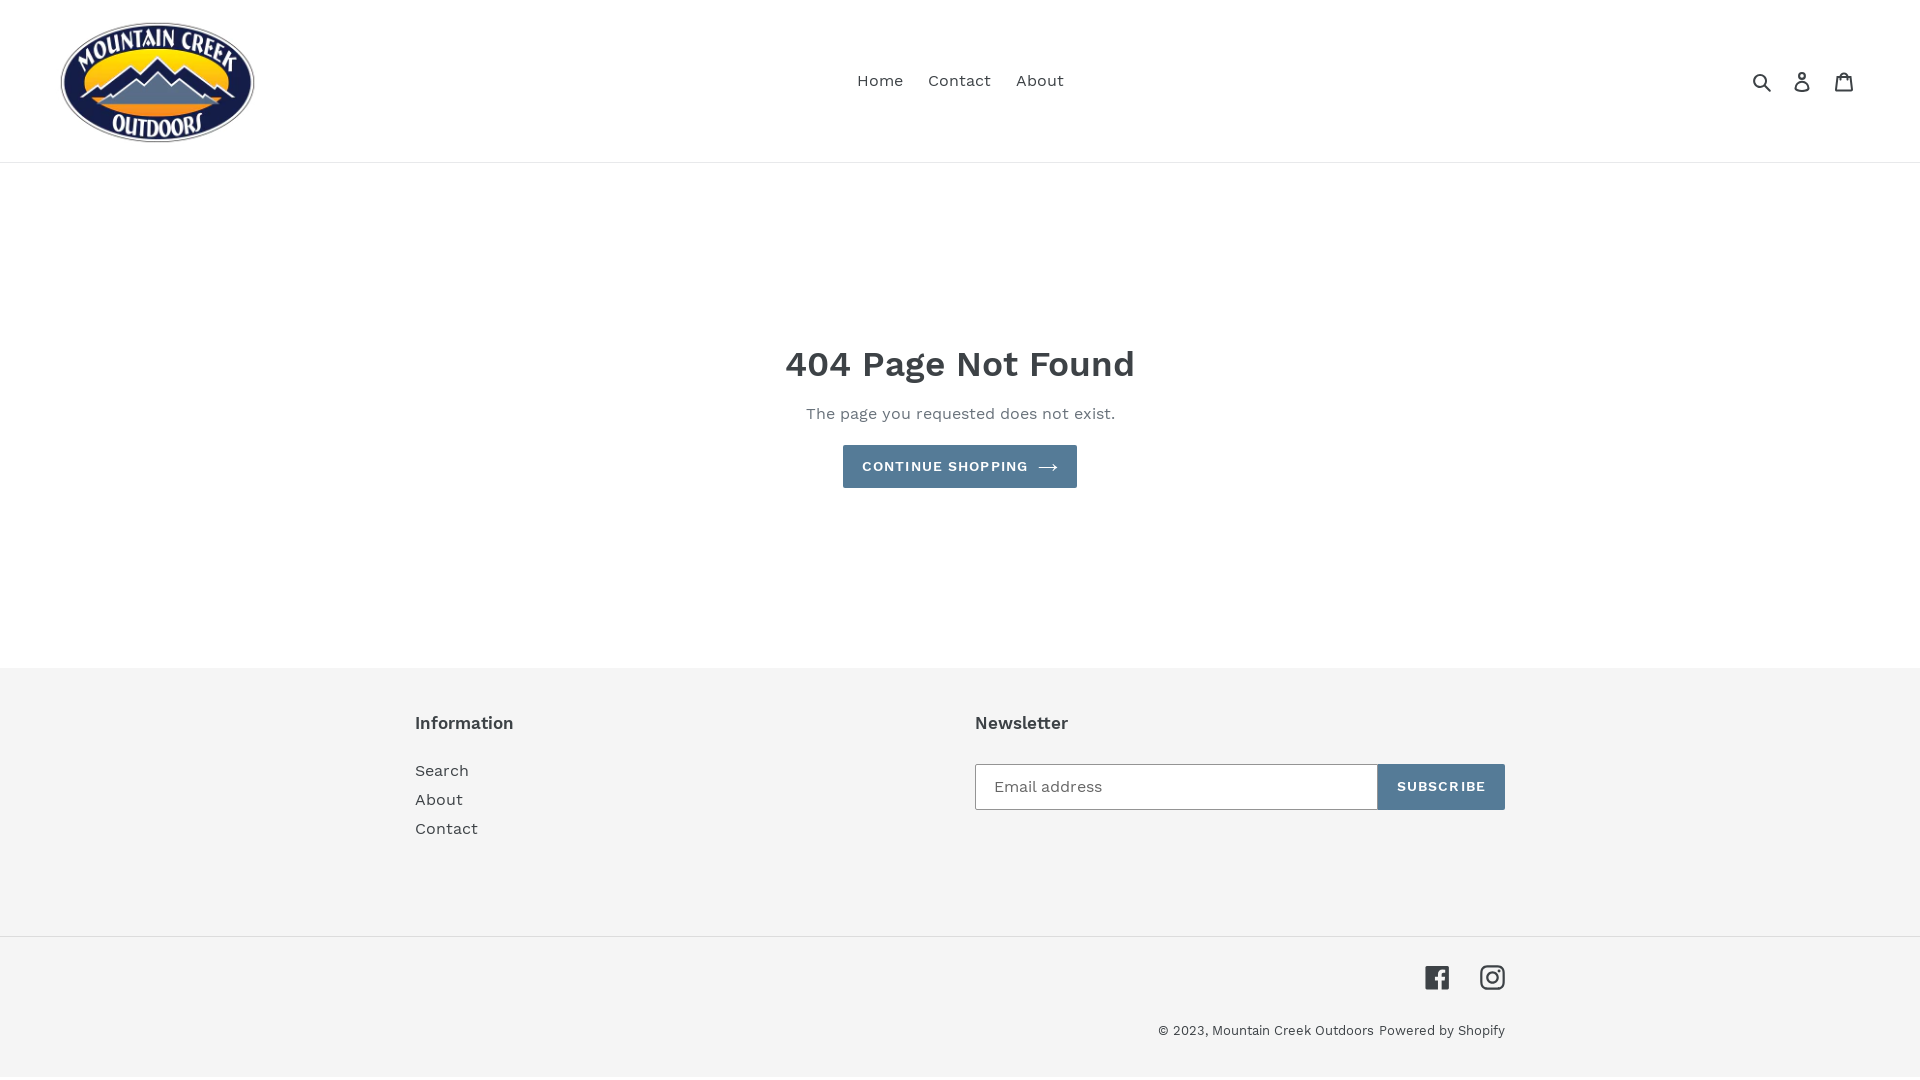 Image resolution: width=1920 pixels, height=1080 pixels. What do you see at coordinates (437, 798) in the screenshot?
I see `'About'` at bounding box center [437, 798].